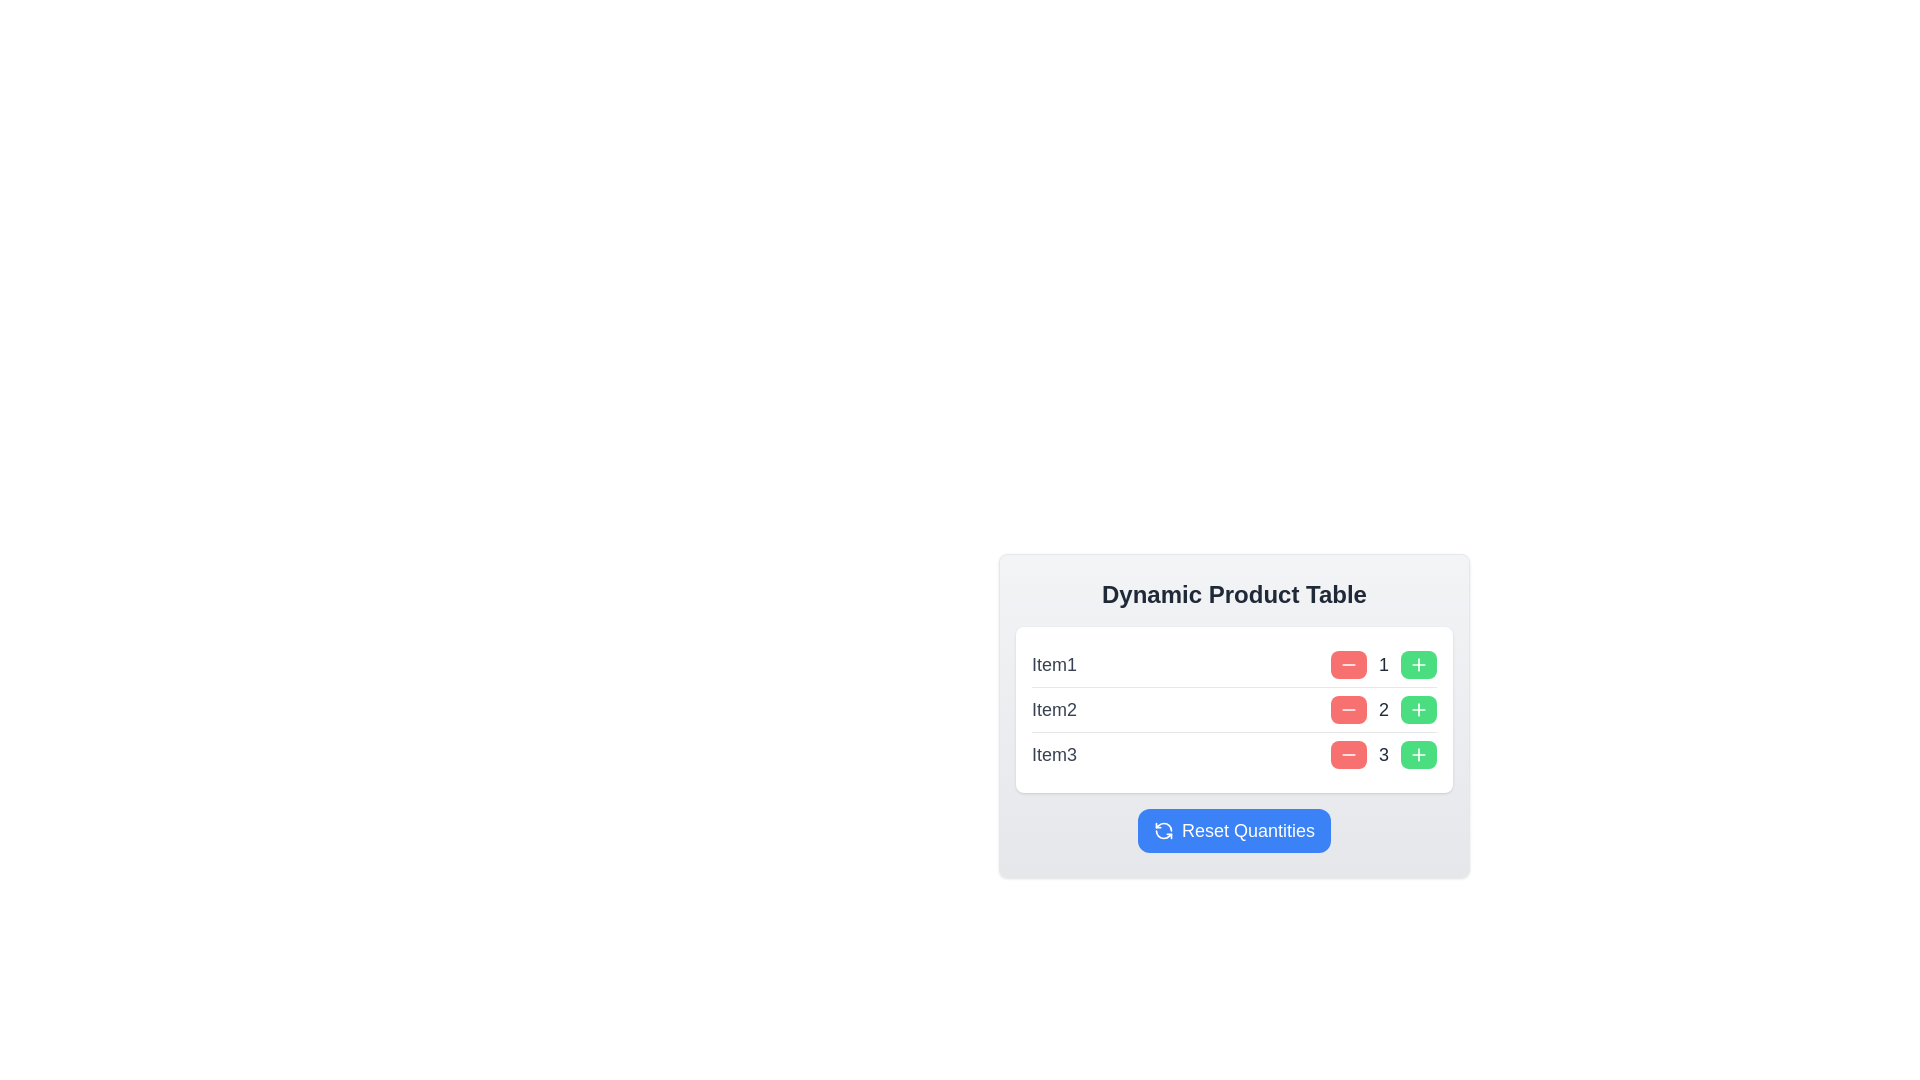 The image size is (1920, 1080). What do you see at coordinates (1053, 755) in the screenshot?
I see `the text label displaying 'Item3' in the third row of the 'Dynamic Product Table'` at bounding box center [1053, 755].